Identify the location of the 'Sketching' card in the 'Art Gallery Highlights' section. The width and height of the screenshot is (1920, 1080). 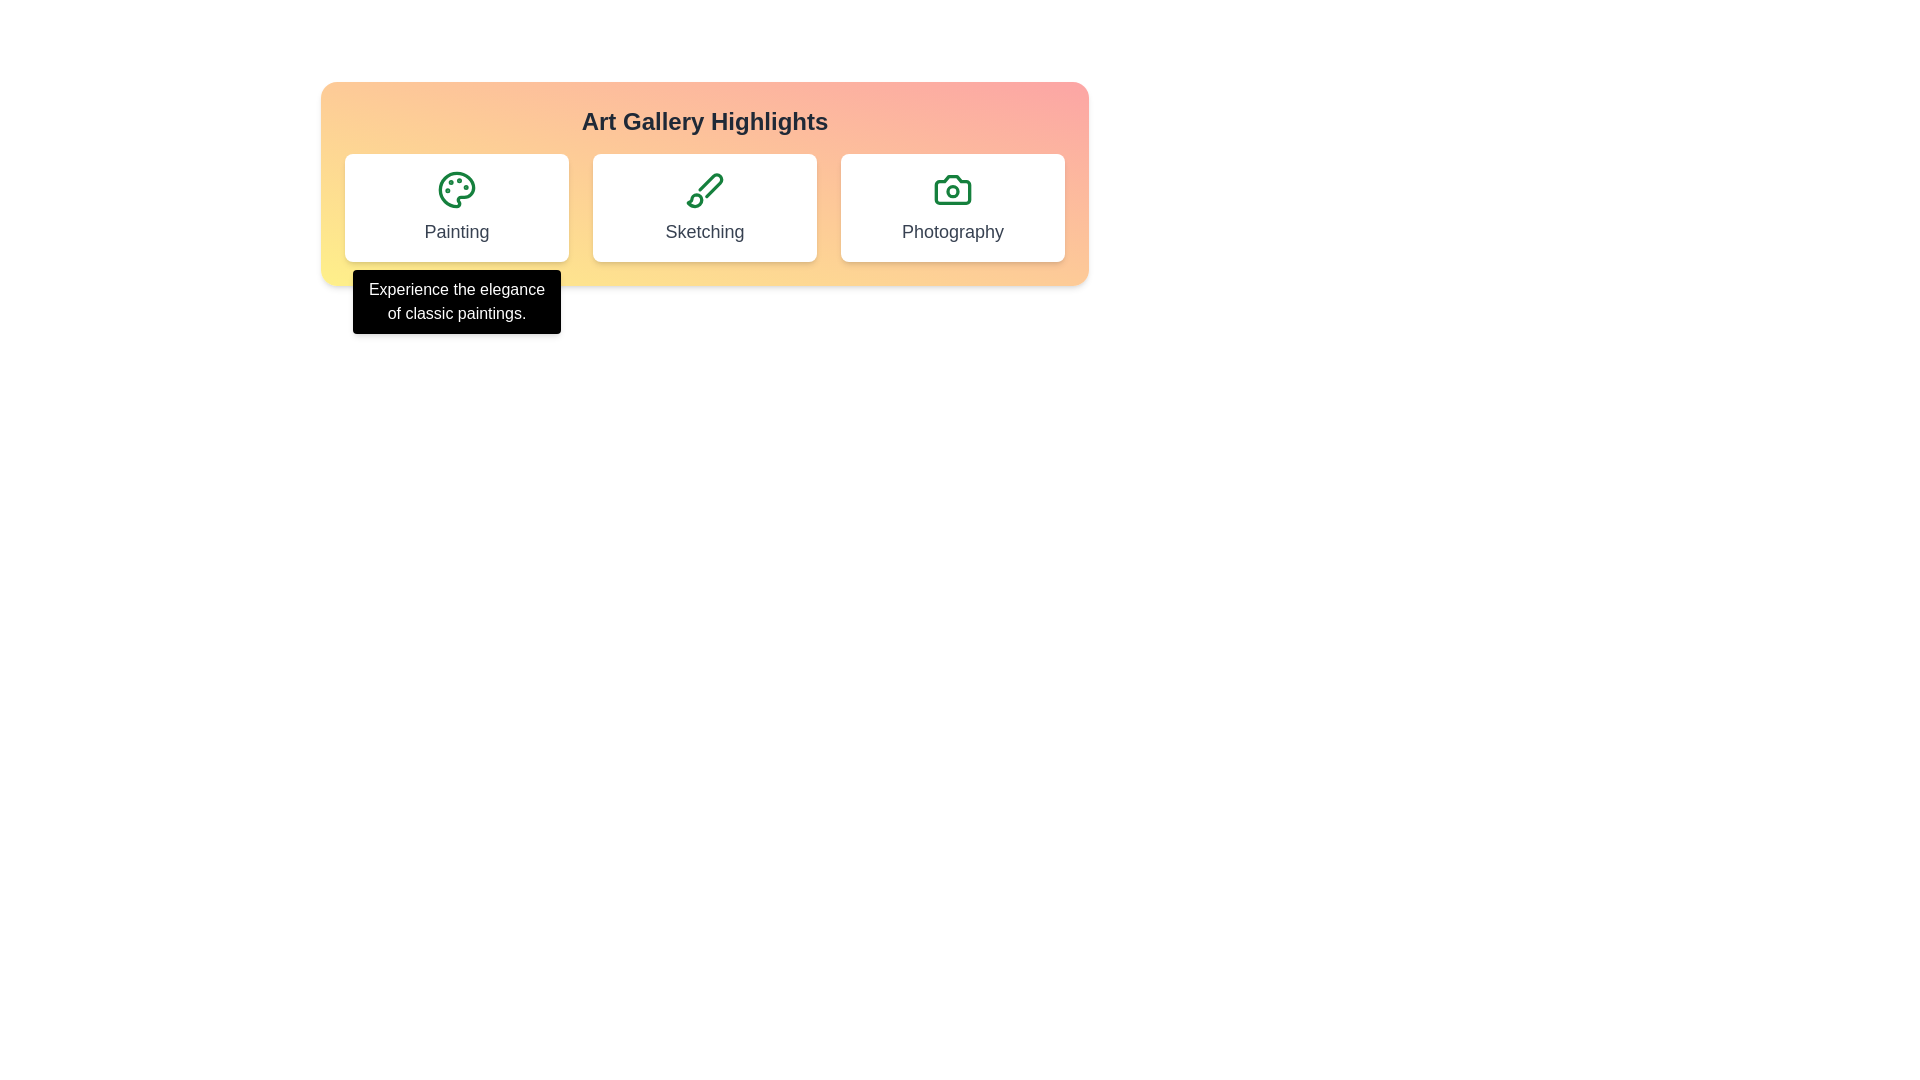
(705, 208).